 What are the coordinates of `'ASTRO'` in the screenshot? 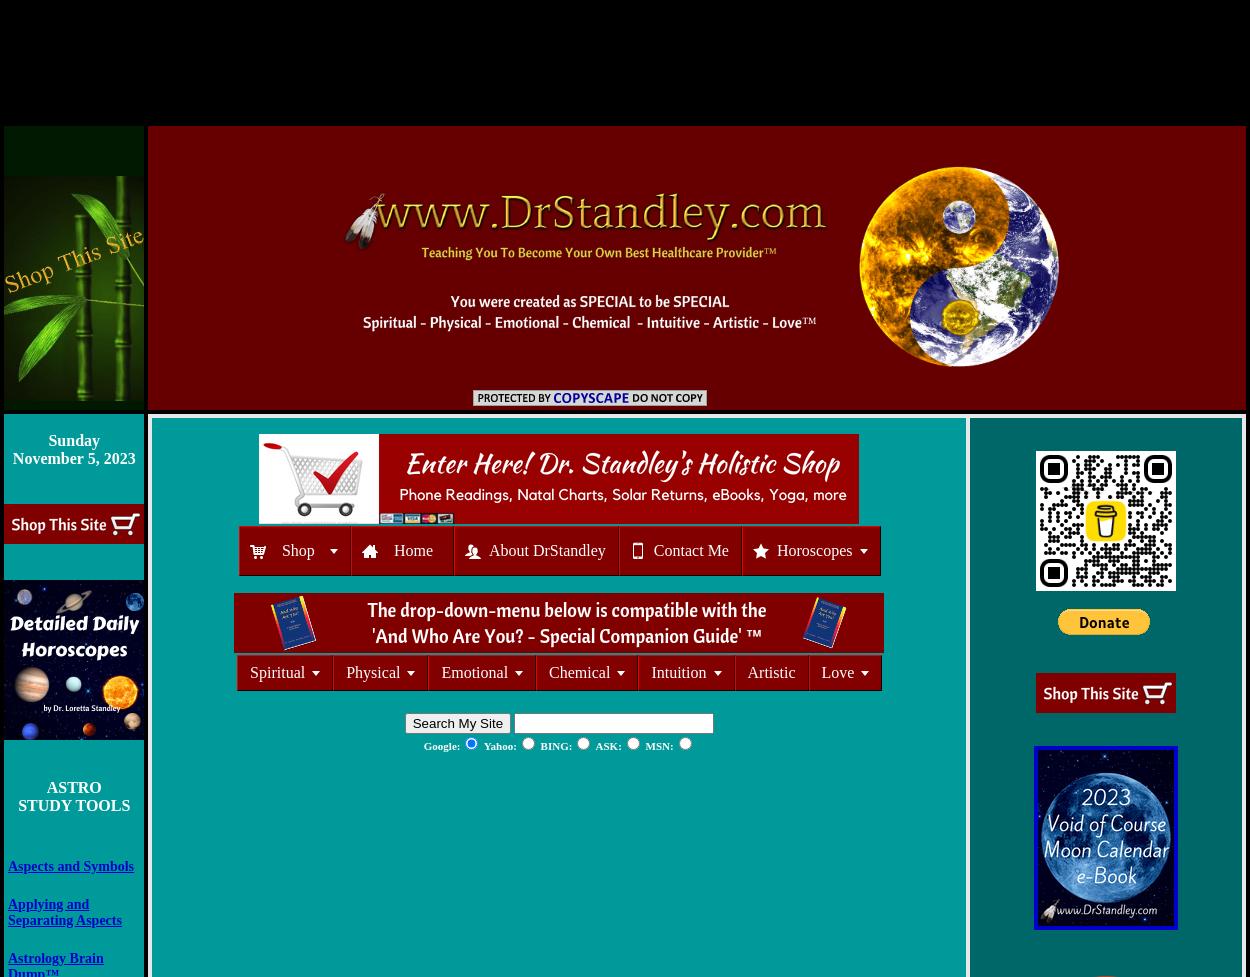 It's located at (72, 787).